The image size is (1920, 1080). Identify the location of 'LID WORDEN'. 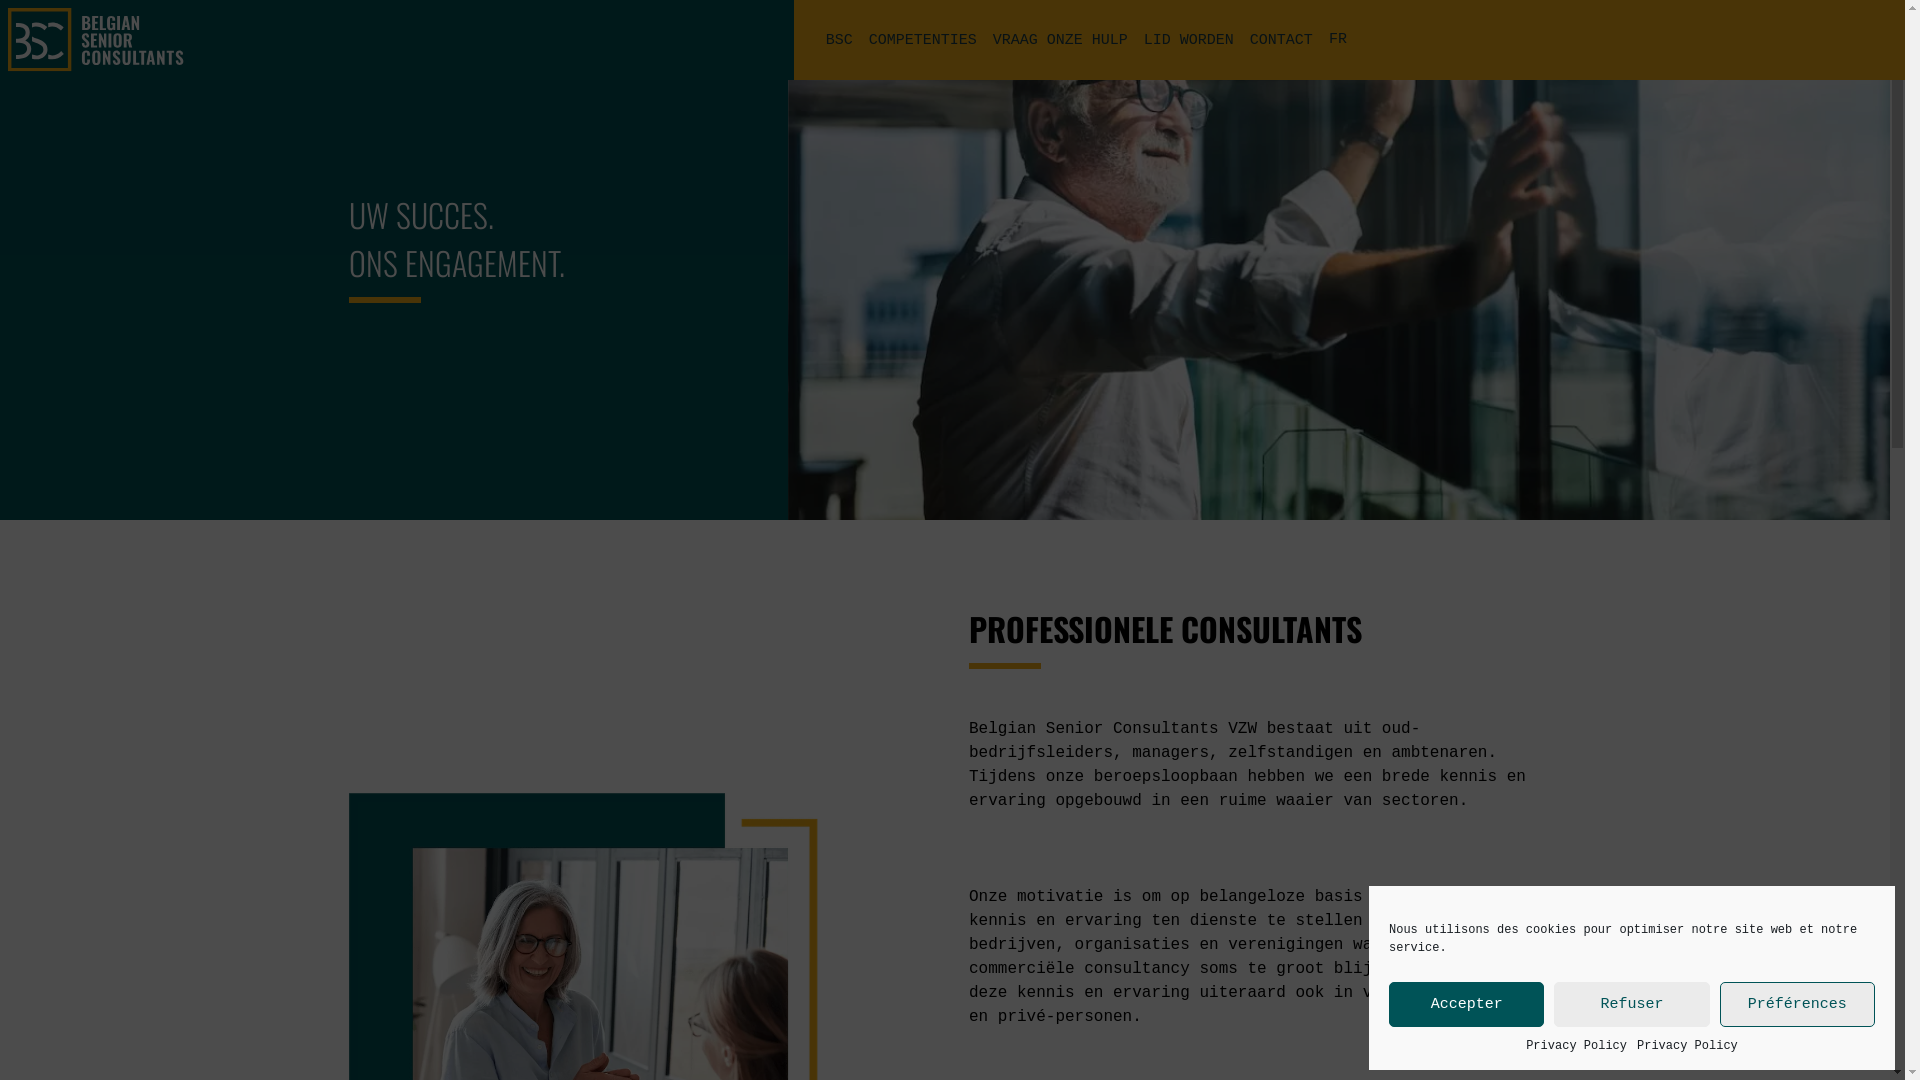
(1189, 40).